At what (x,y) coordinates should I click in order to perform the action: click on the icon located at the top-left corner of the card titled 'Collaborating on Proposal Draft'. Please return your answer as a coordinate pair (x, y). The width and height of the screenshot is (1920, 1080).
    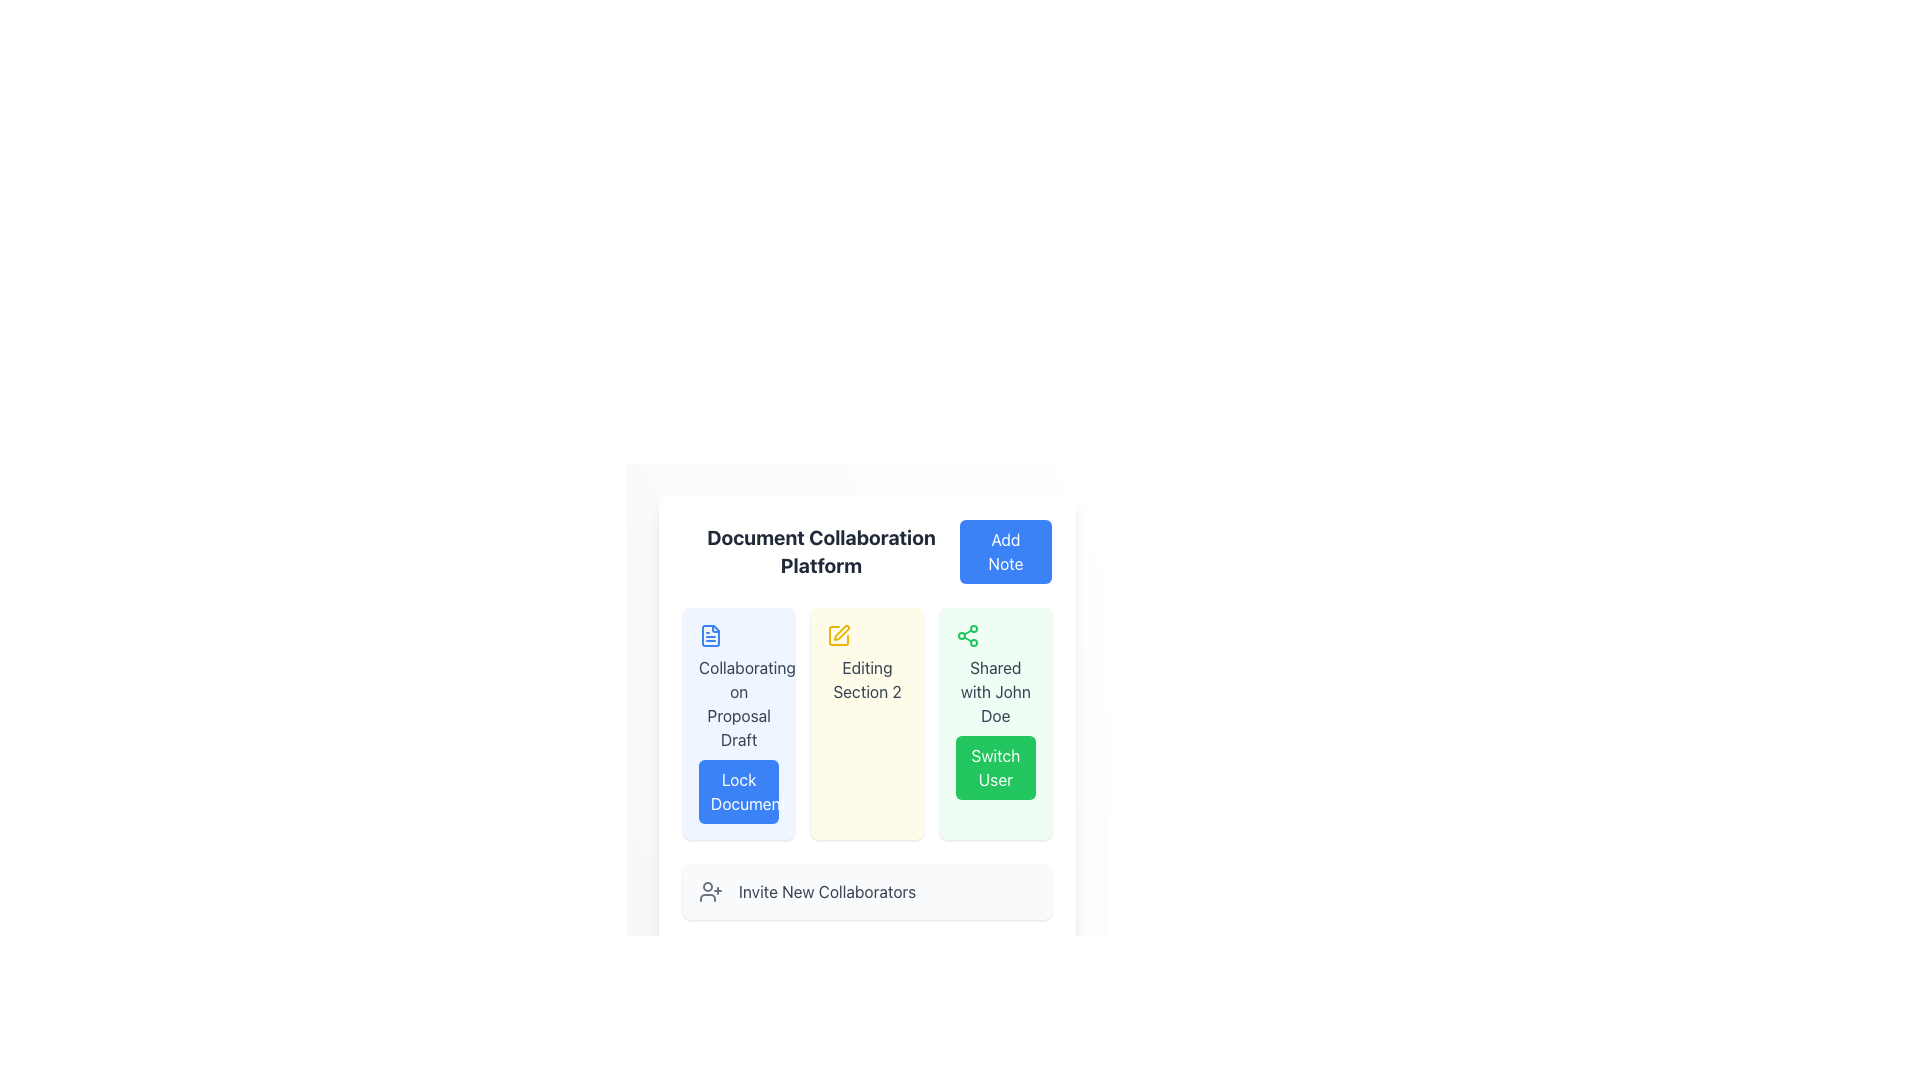
    Looking at the image, I should click on (710, 636).